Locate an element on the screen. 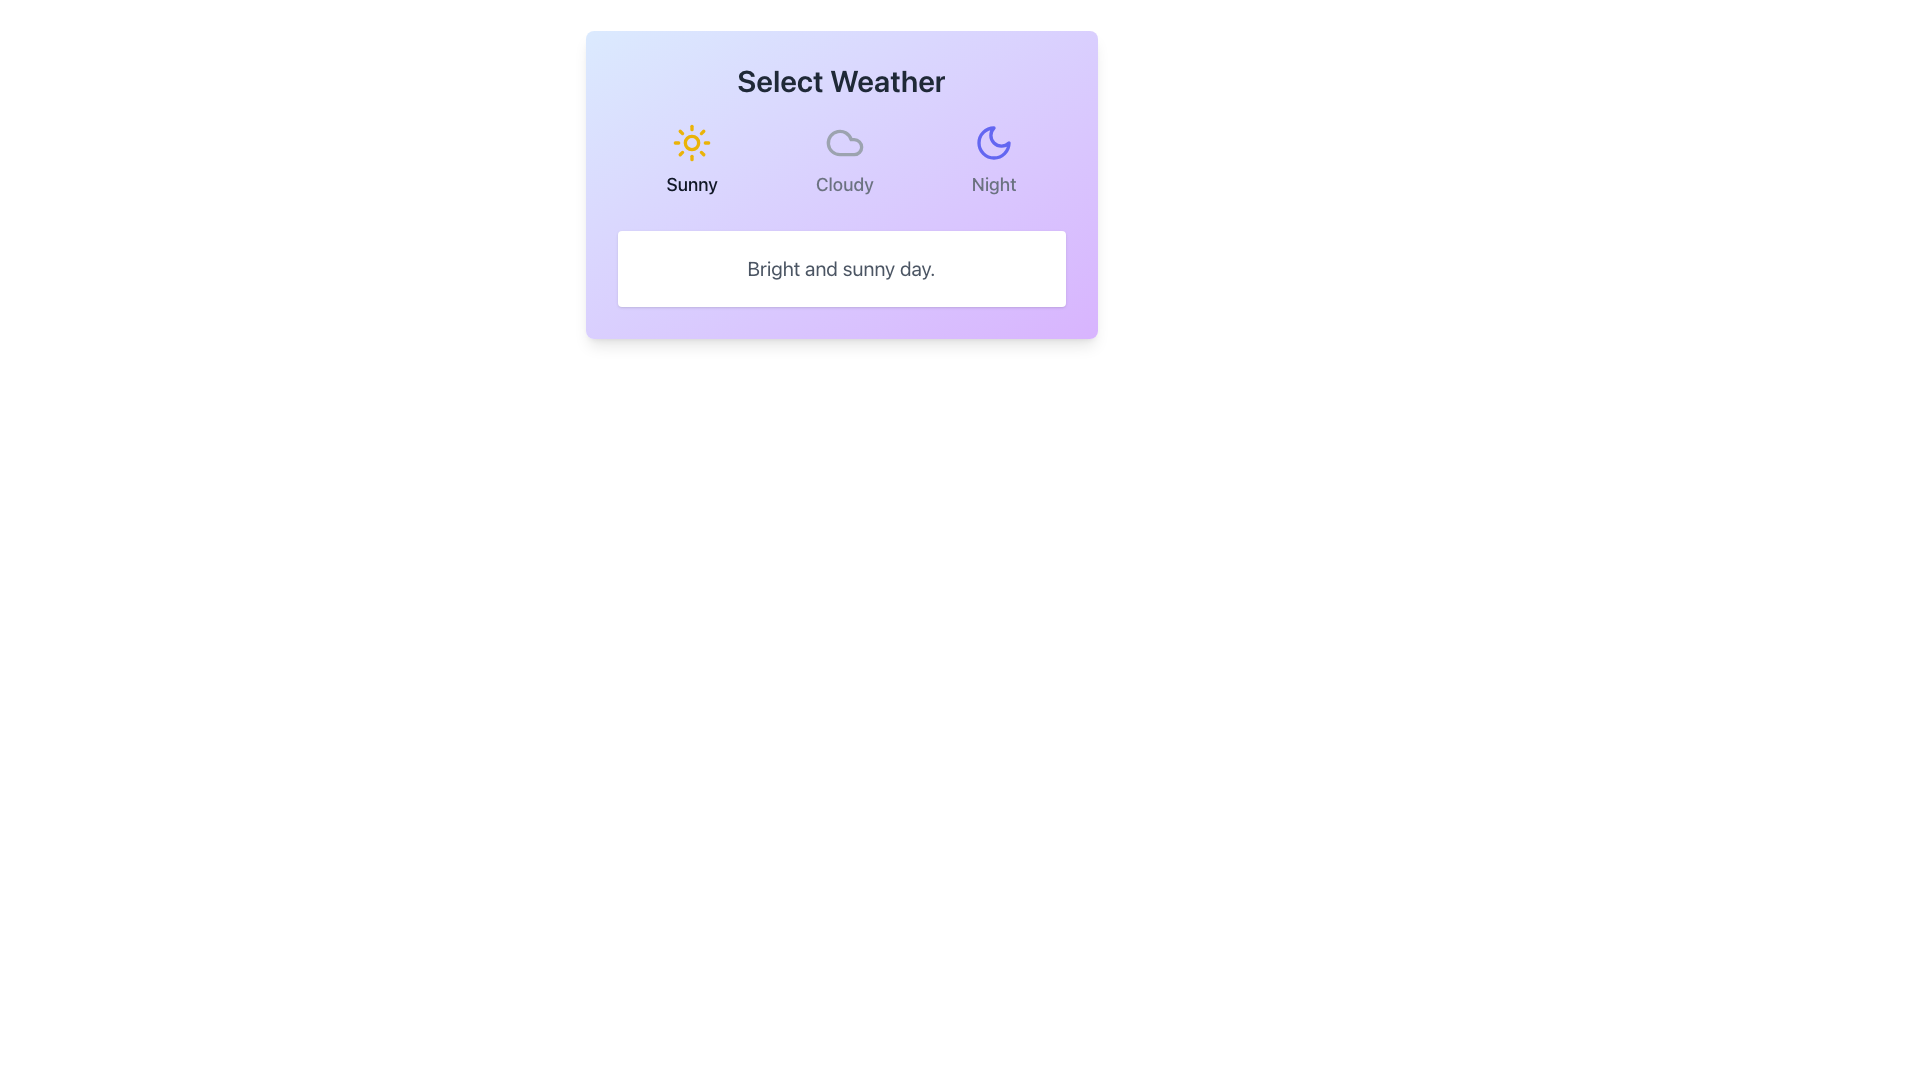 The image size is (1920, 1080). the crescent moon icon, which is the third icon in the top row of weather condition options, located within a purple-to-blue gradient box and positioned to the right of the 'Night' label is located at coordinates (993, 141).